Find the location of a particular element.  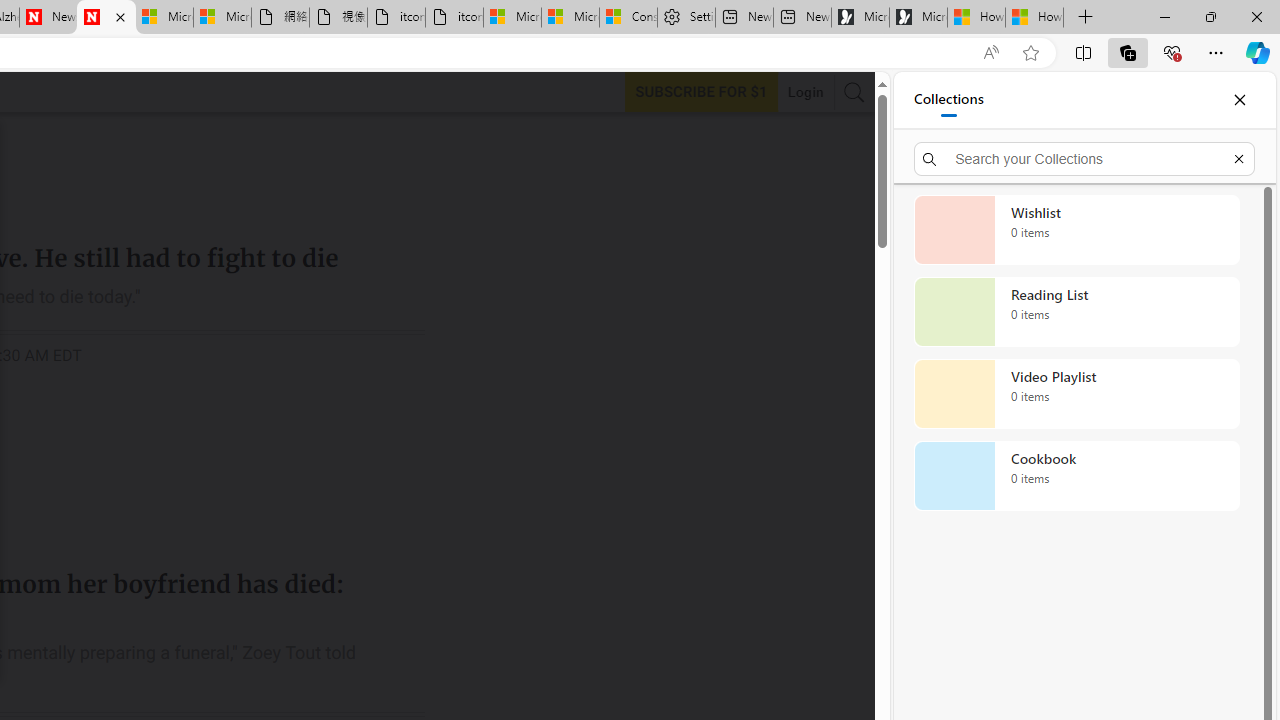

'Illness news & latest pictures from Newsweek.com' is located at coordinates (105, 17).